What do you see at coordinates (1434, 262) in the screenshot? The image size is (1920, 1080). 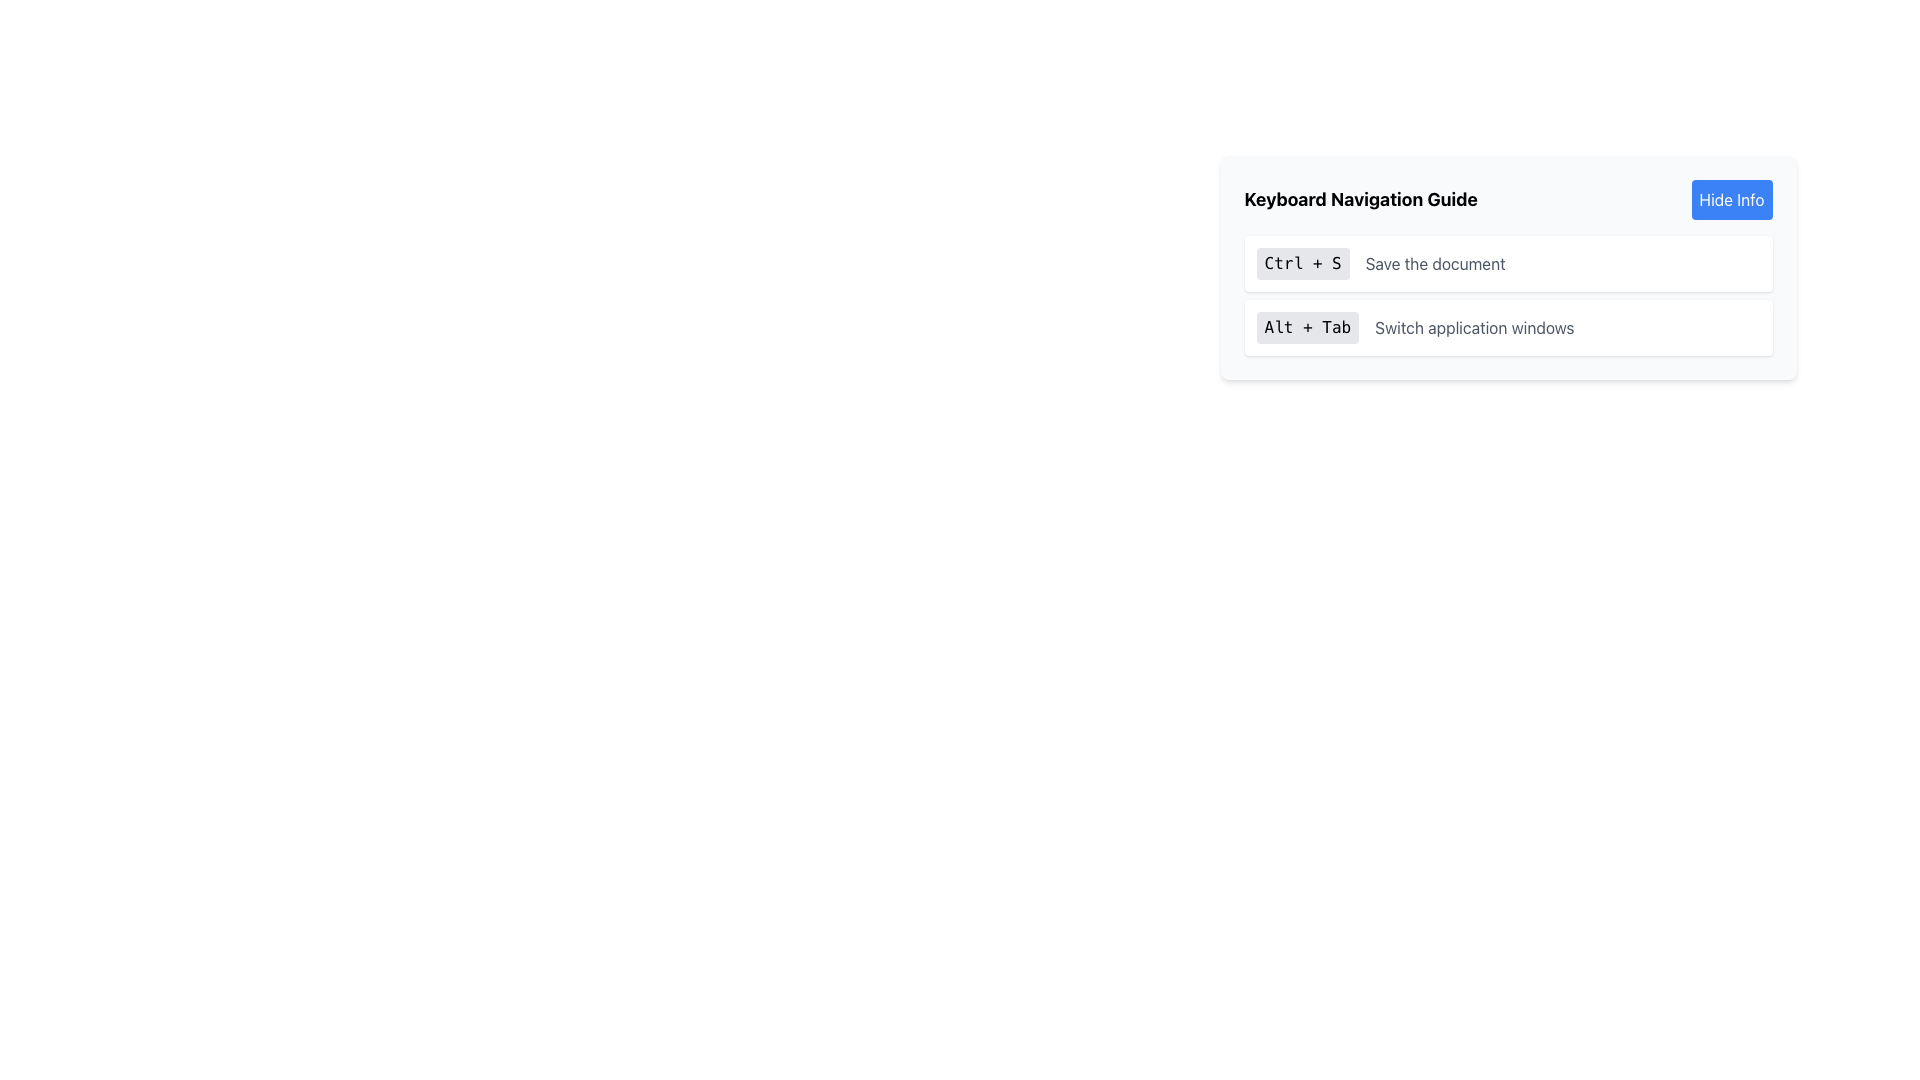 I see `the Text Label indicating the function associated with the keyboard shortcut 'Ctrl + S', located in the upper-right section of the interface within the 'Keyboard Navigation Guide'` at bounding box center [1434, 262].